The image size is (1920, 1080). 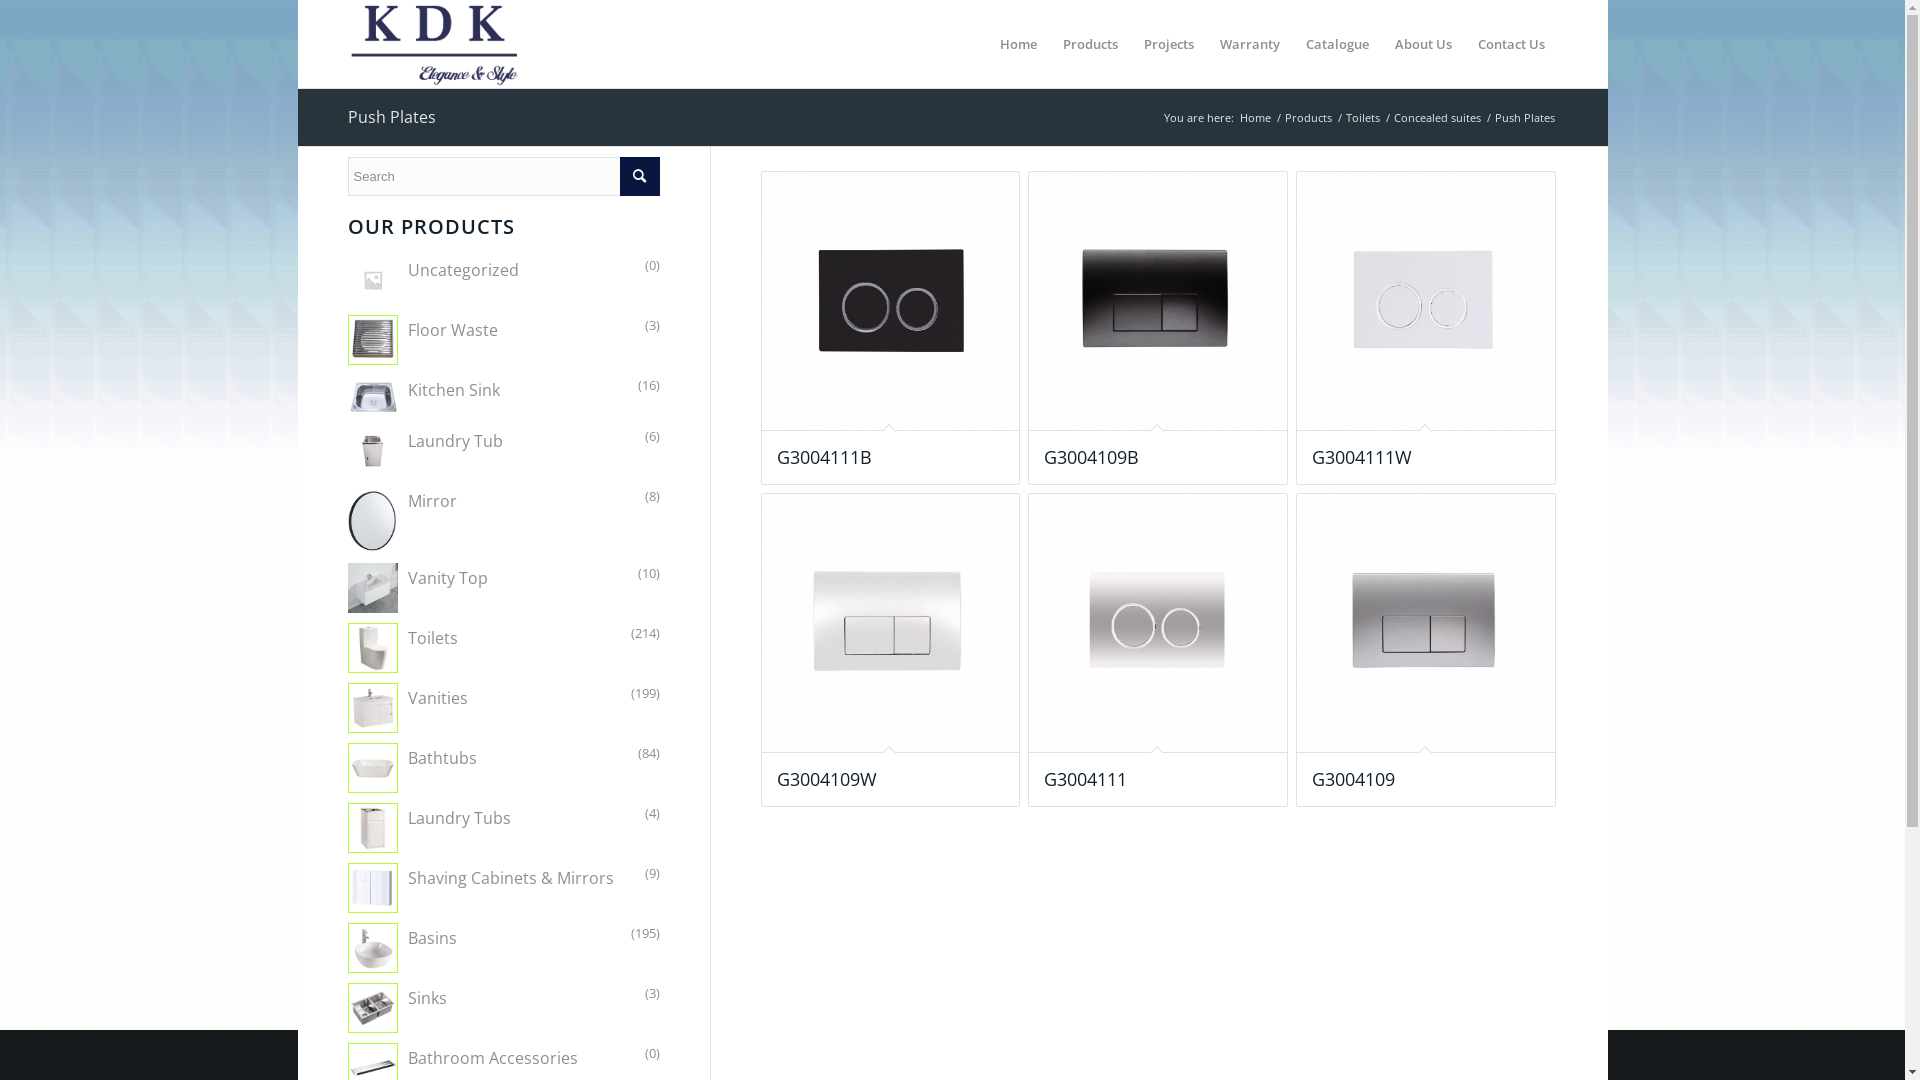 I want to click on 'Vanity Top', so click(x=373, y=586).